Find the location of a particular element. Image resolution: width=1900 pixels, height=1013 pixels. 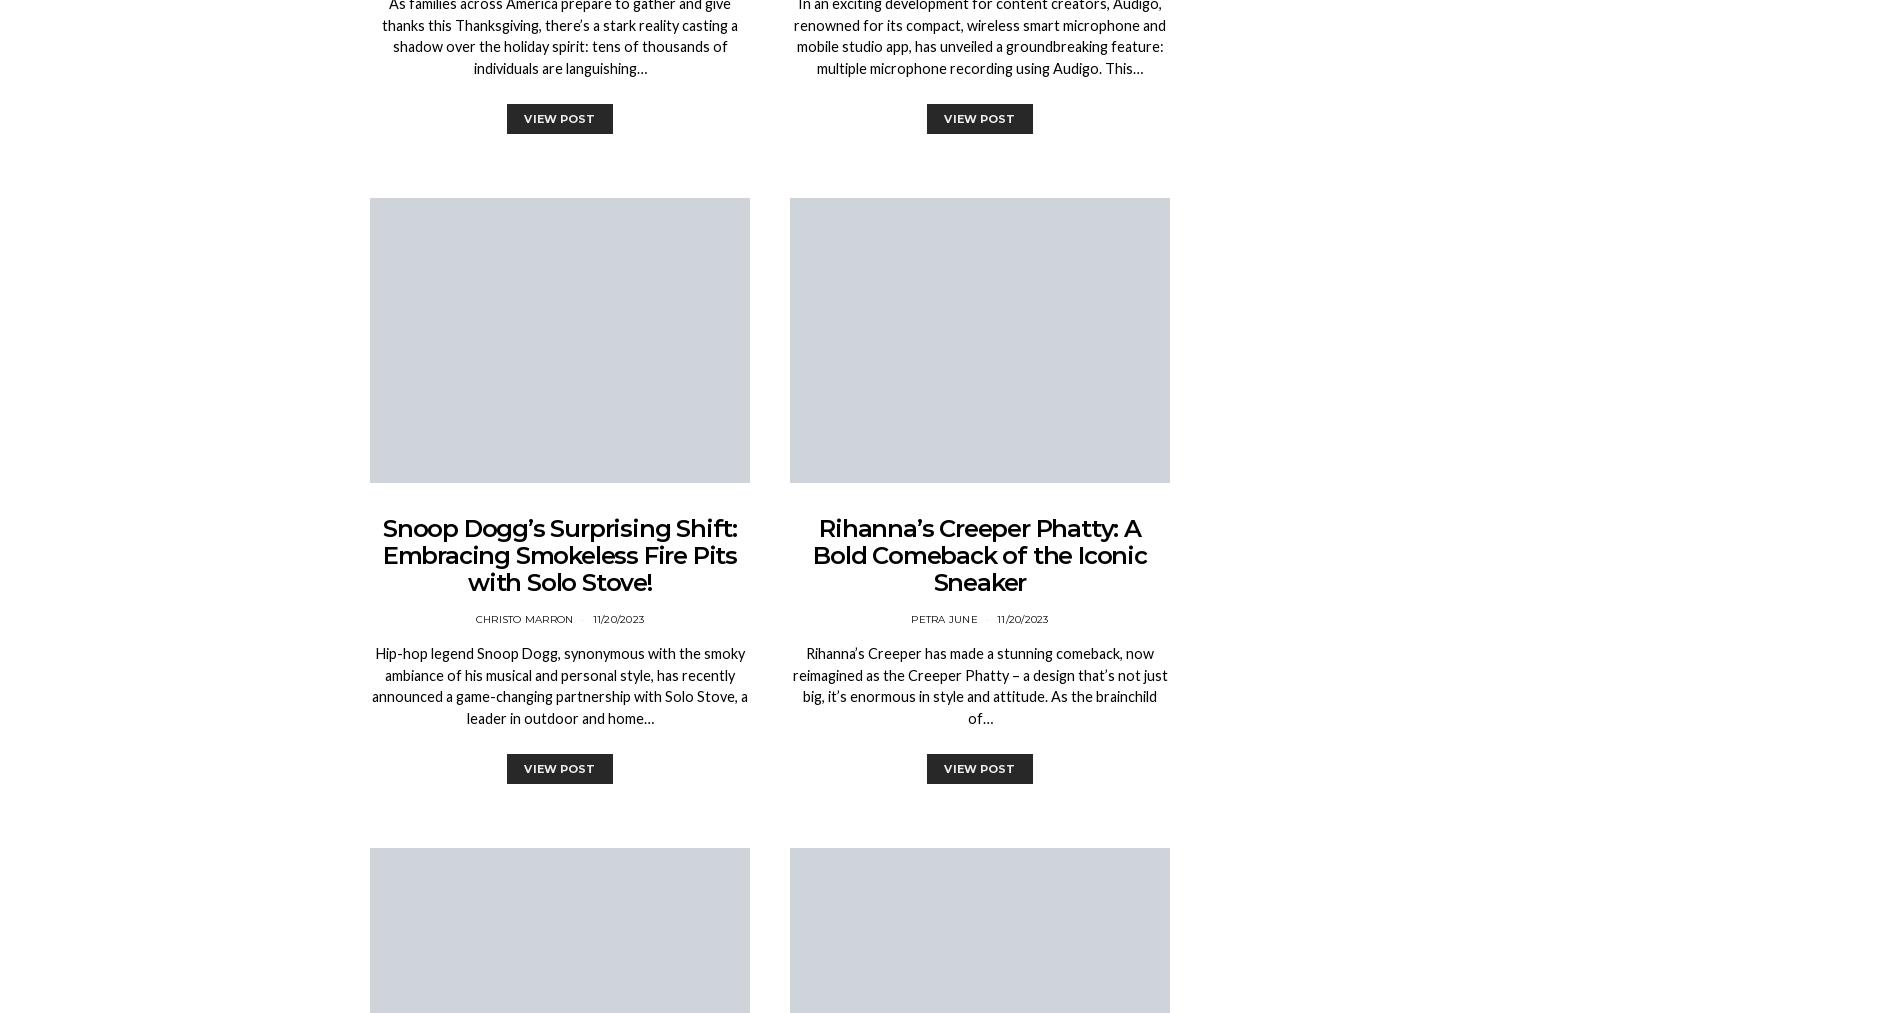

'1 min' is located at coordinates (566, 486).